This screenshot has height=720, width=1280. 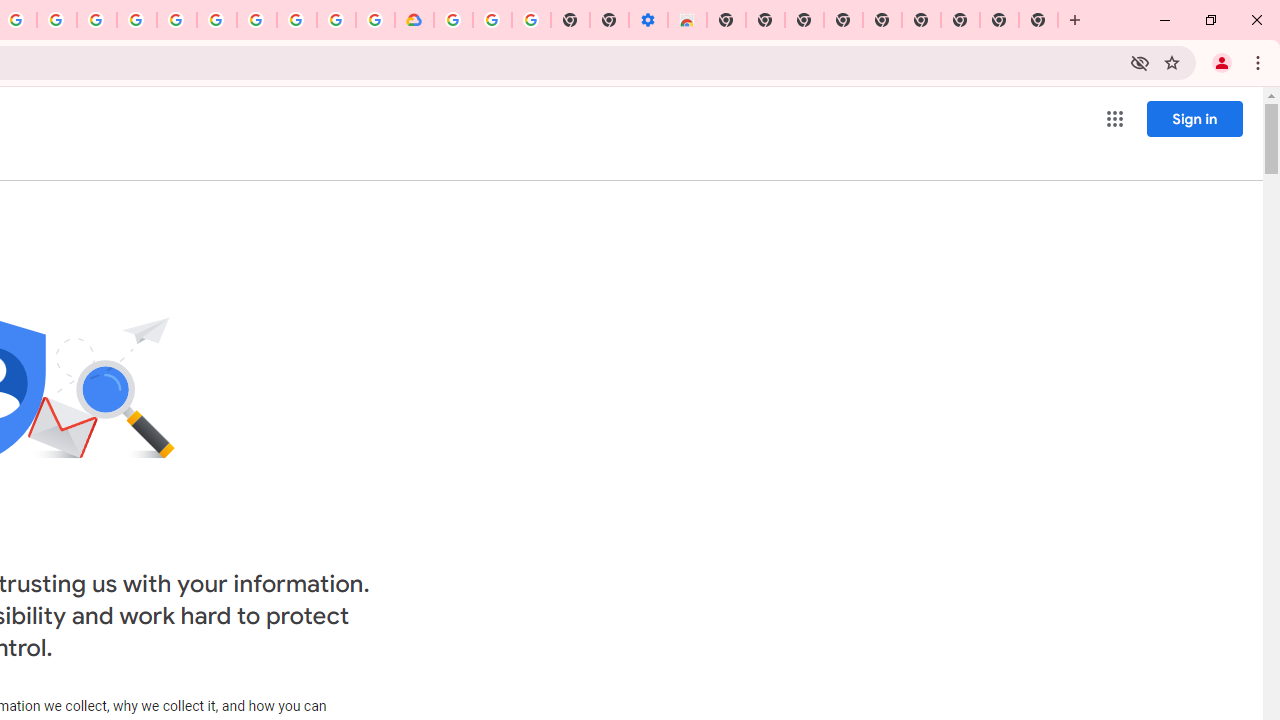 What do you see at coordinates (1171, 61) in the screenshot?
I see `'Bookmark this tab'` at bounding box center [1171, 61].